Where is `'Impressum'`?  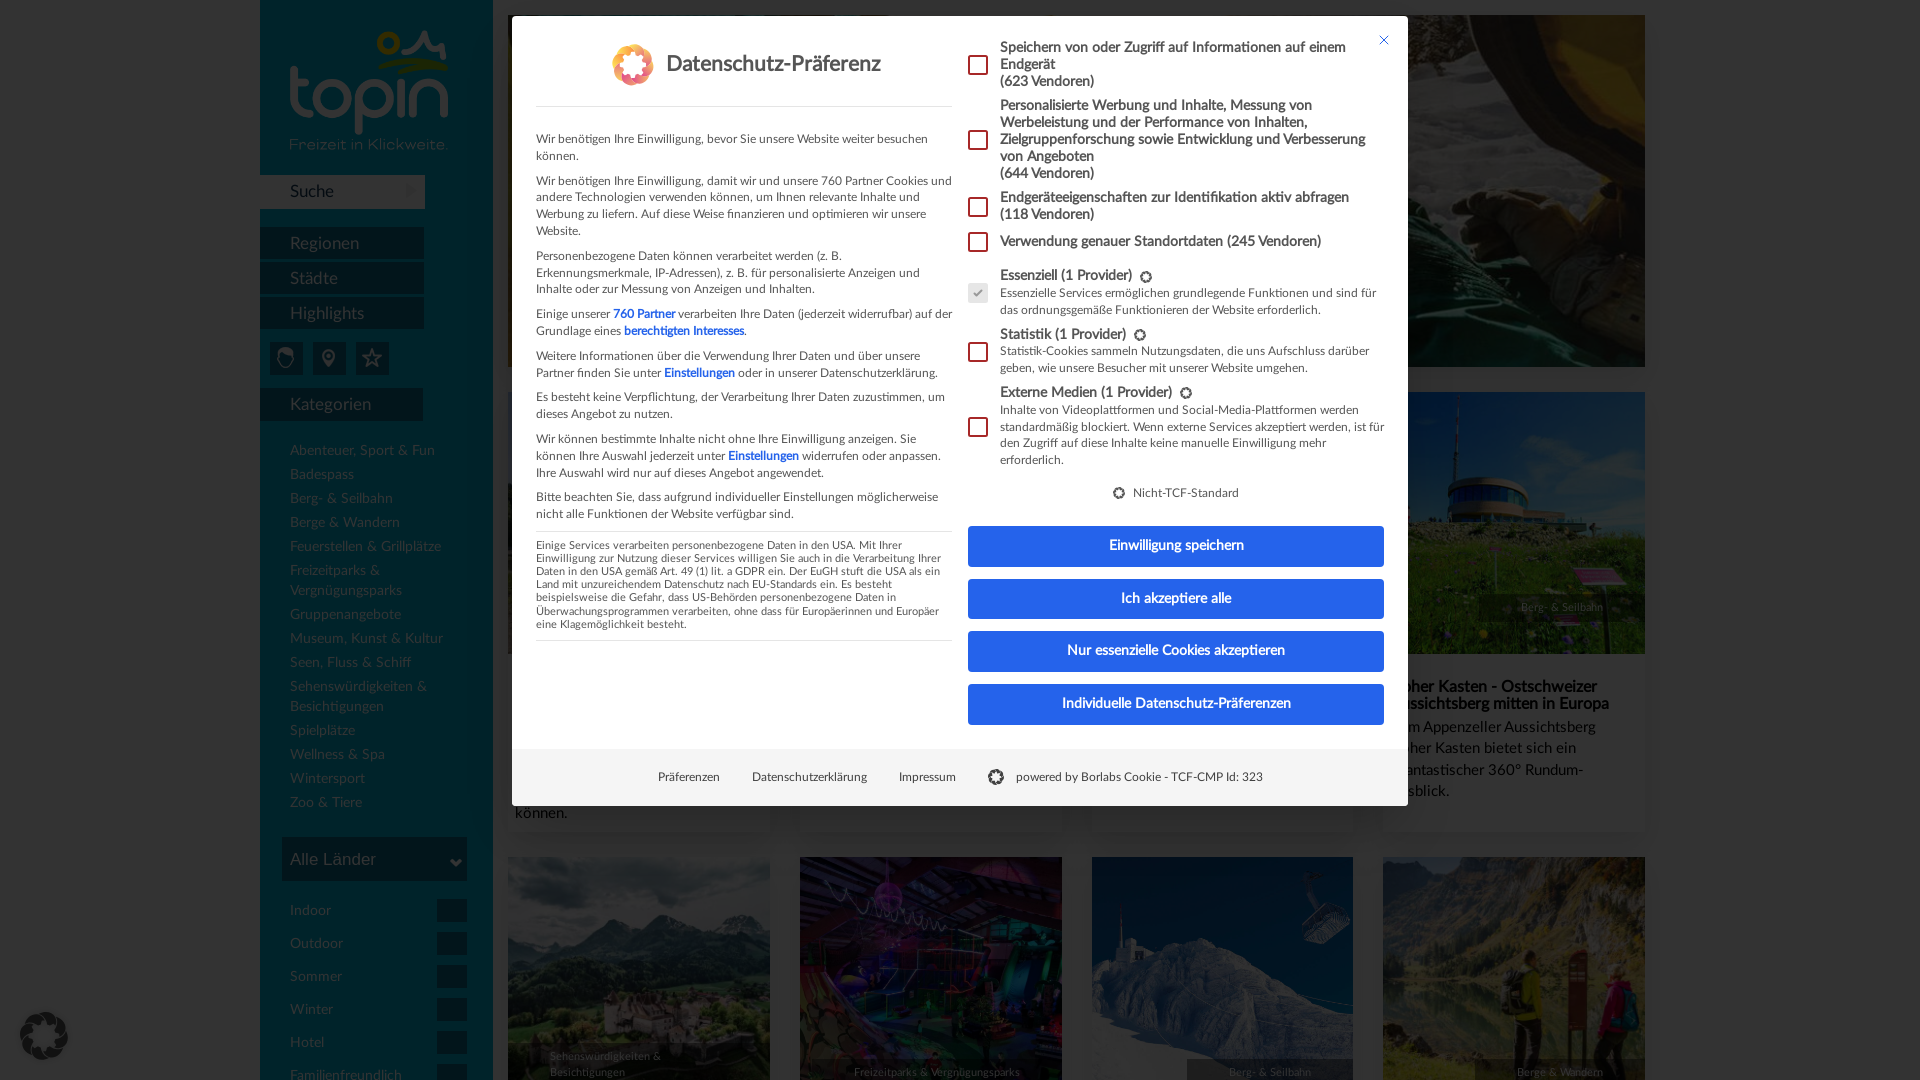 'Impressum' is located at coordinates (925, 776).